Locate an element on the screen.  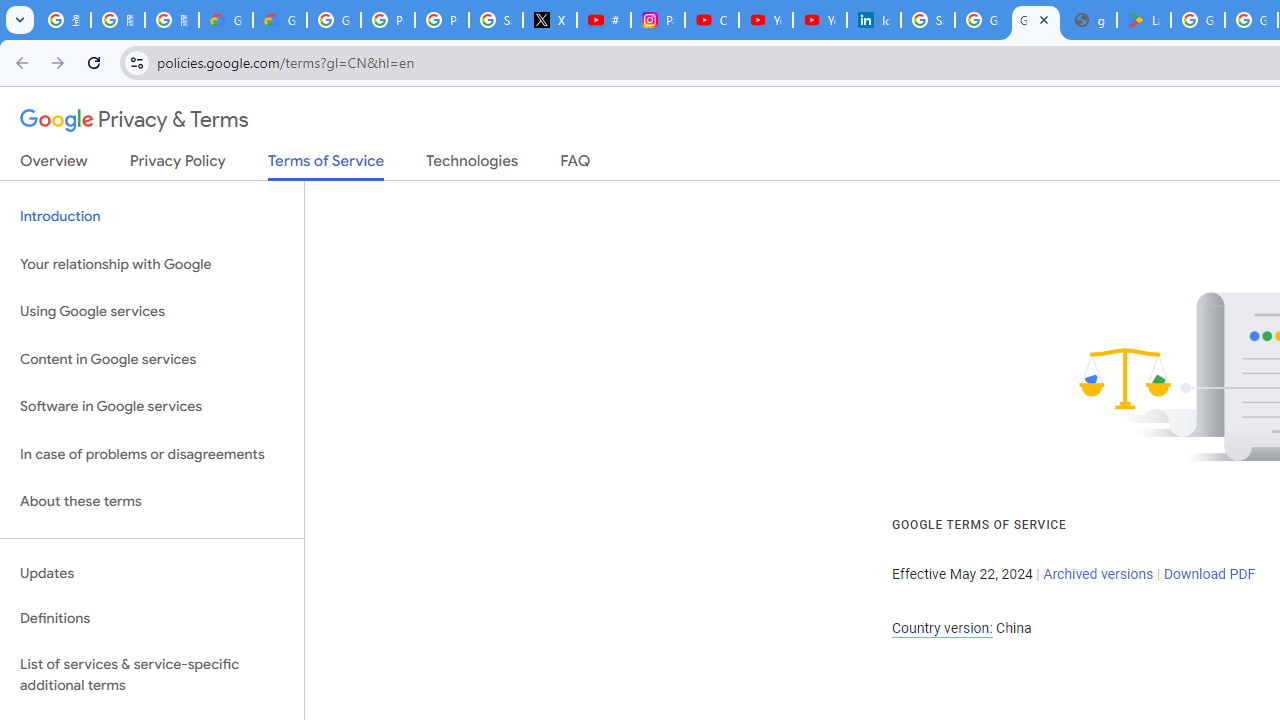
'Privacy & Terms' is located at coordinates (134, 120).